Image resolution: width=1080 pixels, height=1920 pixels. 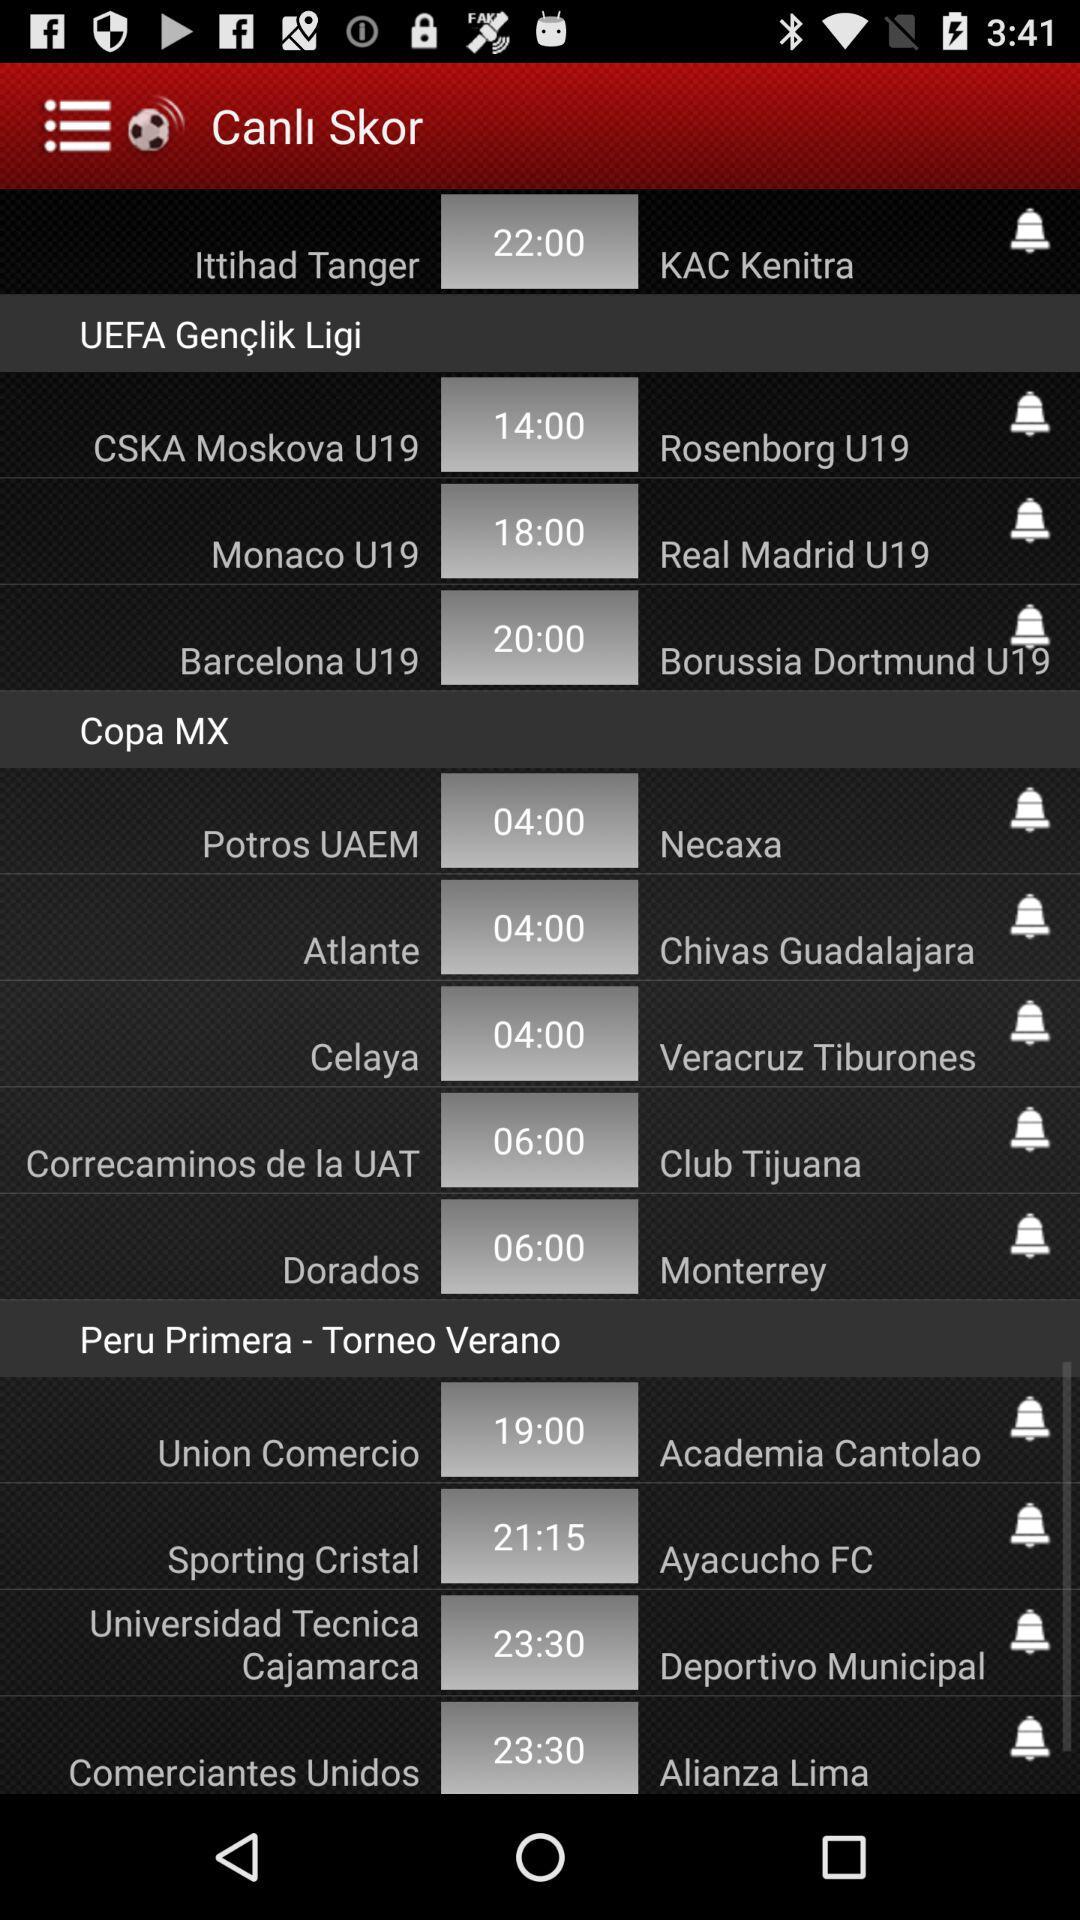 What do you see at coordinates (1029, 1022) in the screenshot?
I see `set alert` at bounding box center [1029, 1022].